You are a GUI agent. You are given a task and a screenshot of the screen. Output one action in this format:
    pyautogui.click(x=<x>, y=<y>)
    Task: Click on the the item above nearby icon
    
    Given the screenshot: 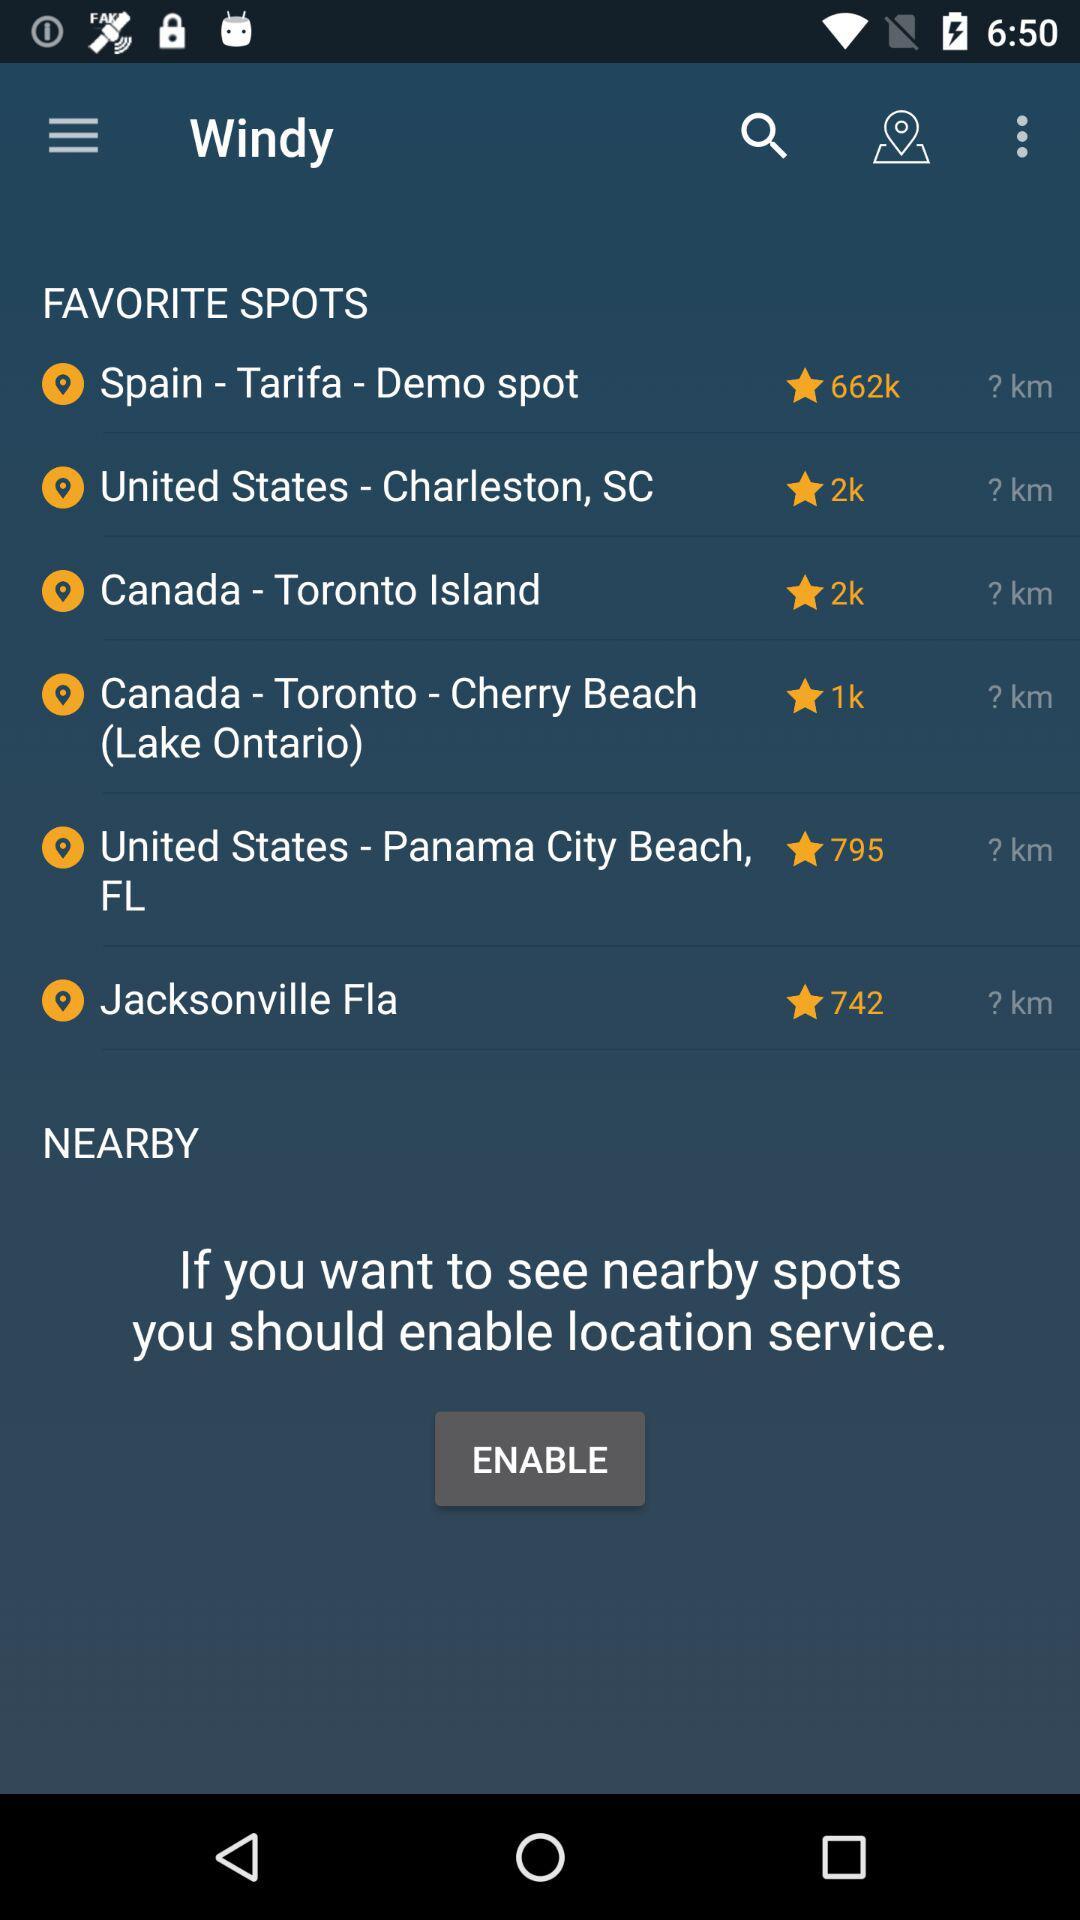 What is the action you would take?
    pyautogui.click(x=590, y=1048)
    